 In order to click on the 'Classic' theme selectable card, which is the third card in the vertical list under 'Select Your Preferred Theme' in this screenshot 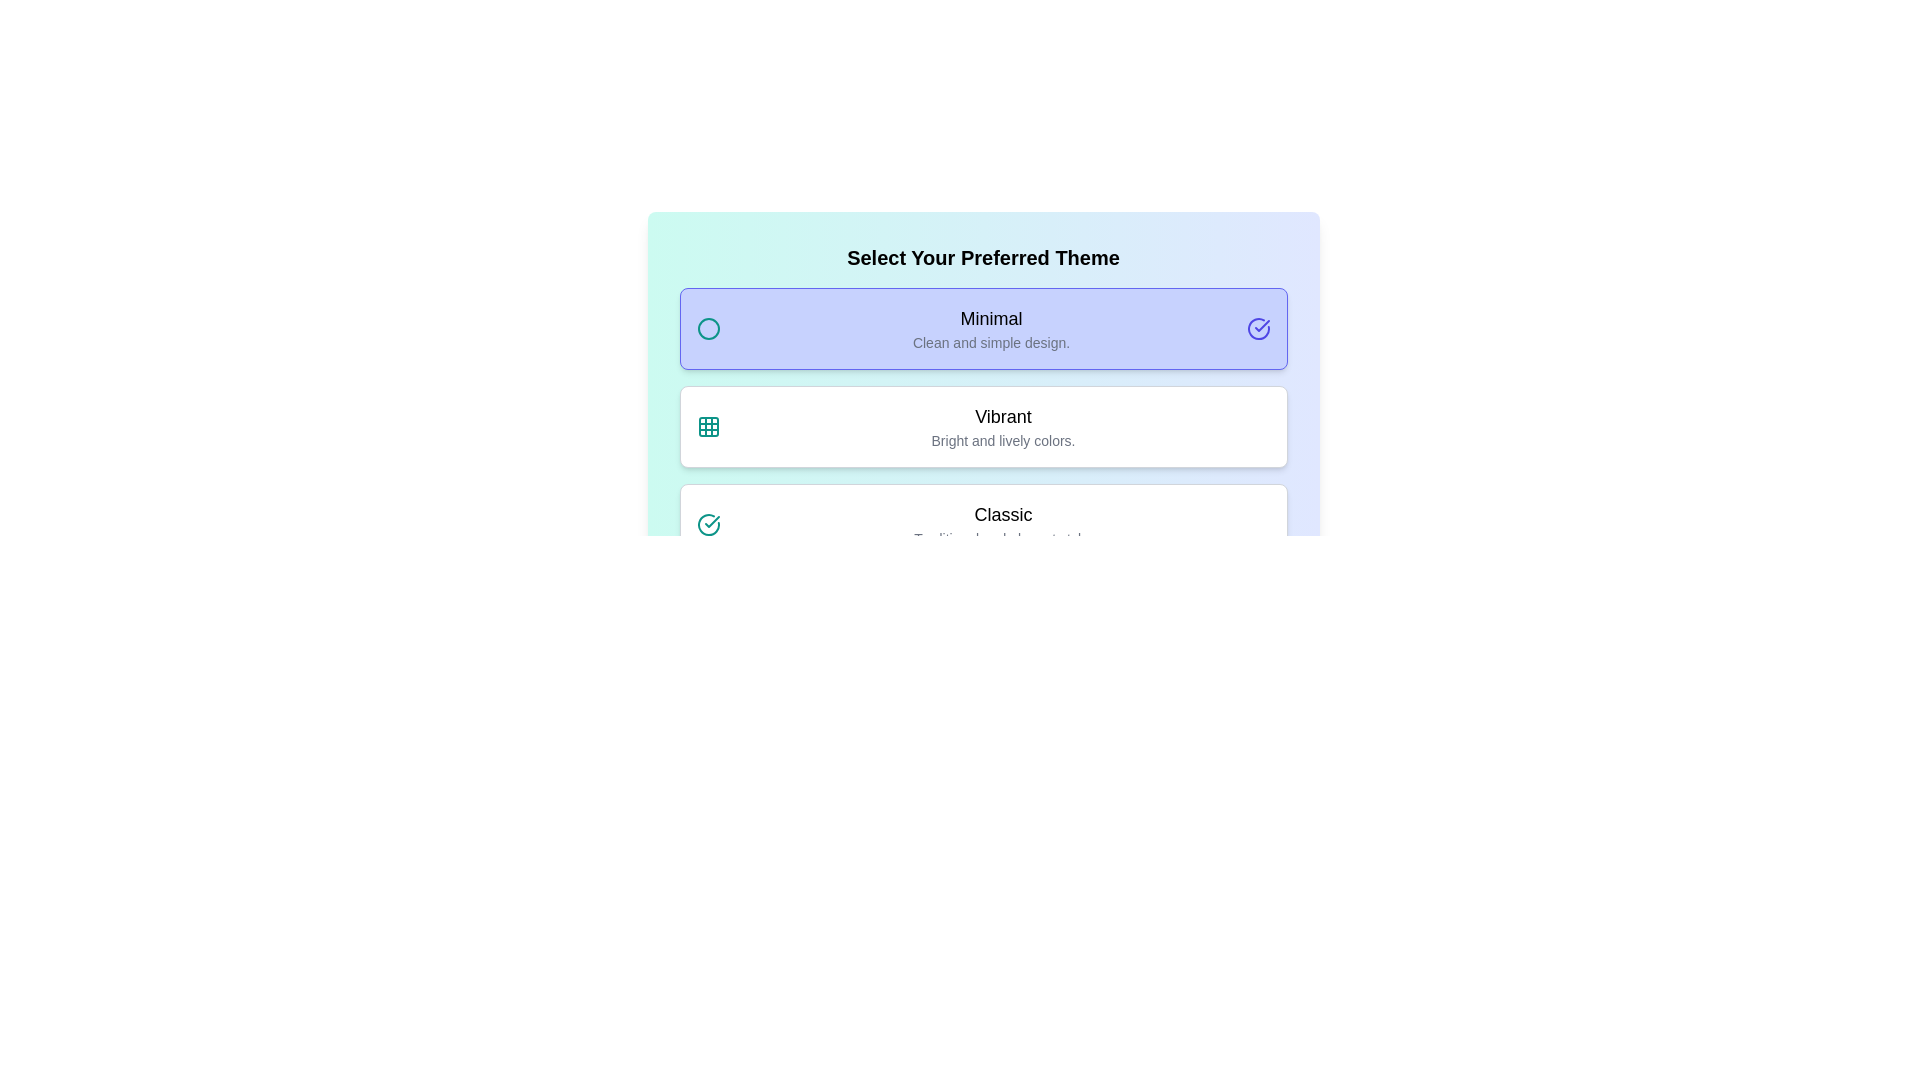, I will do `click(983, 523)`.